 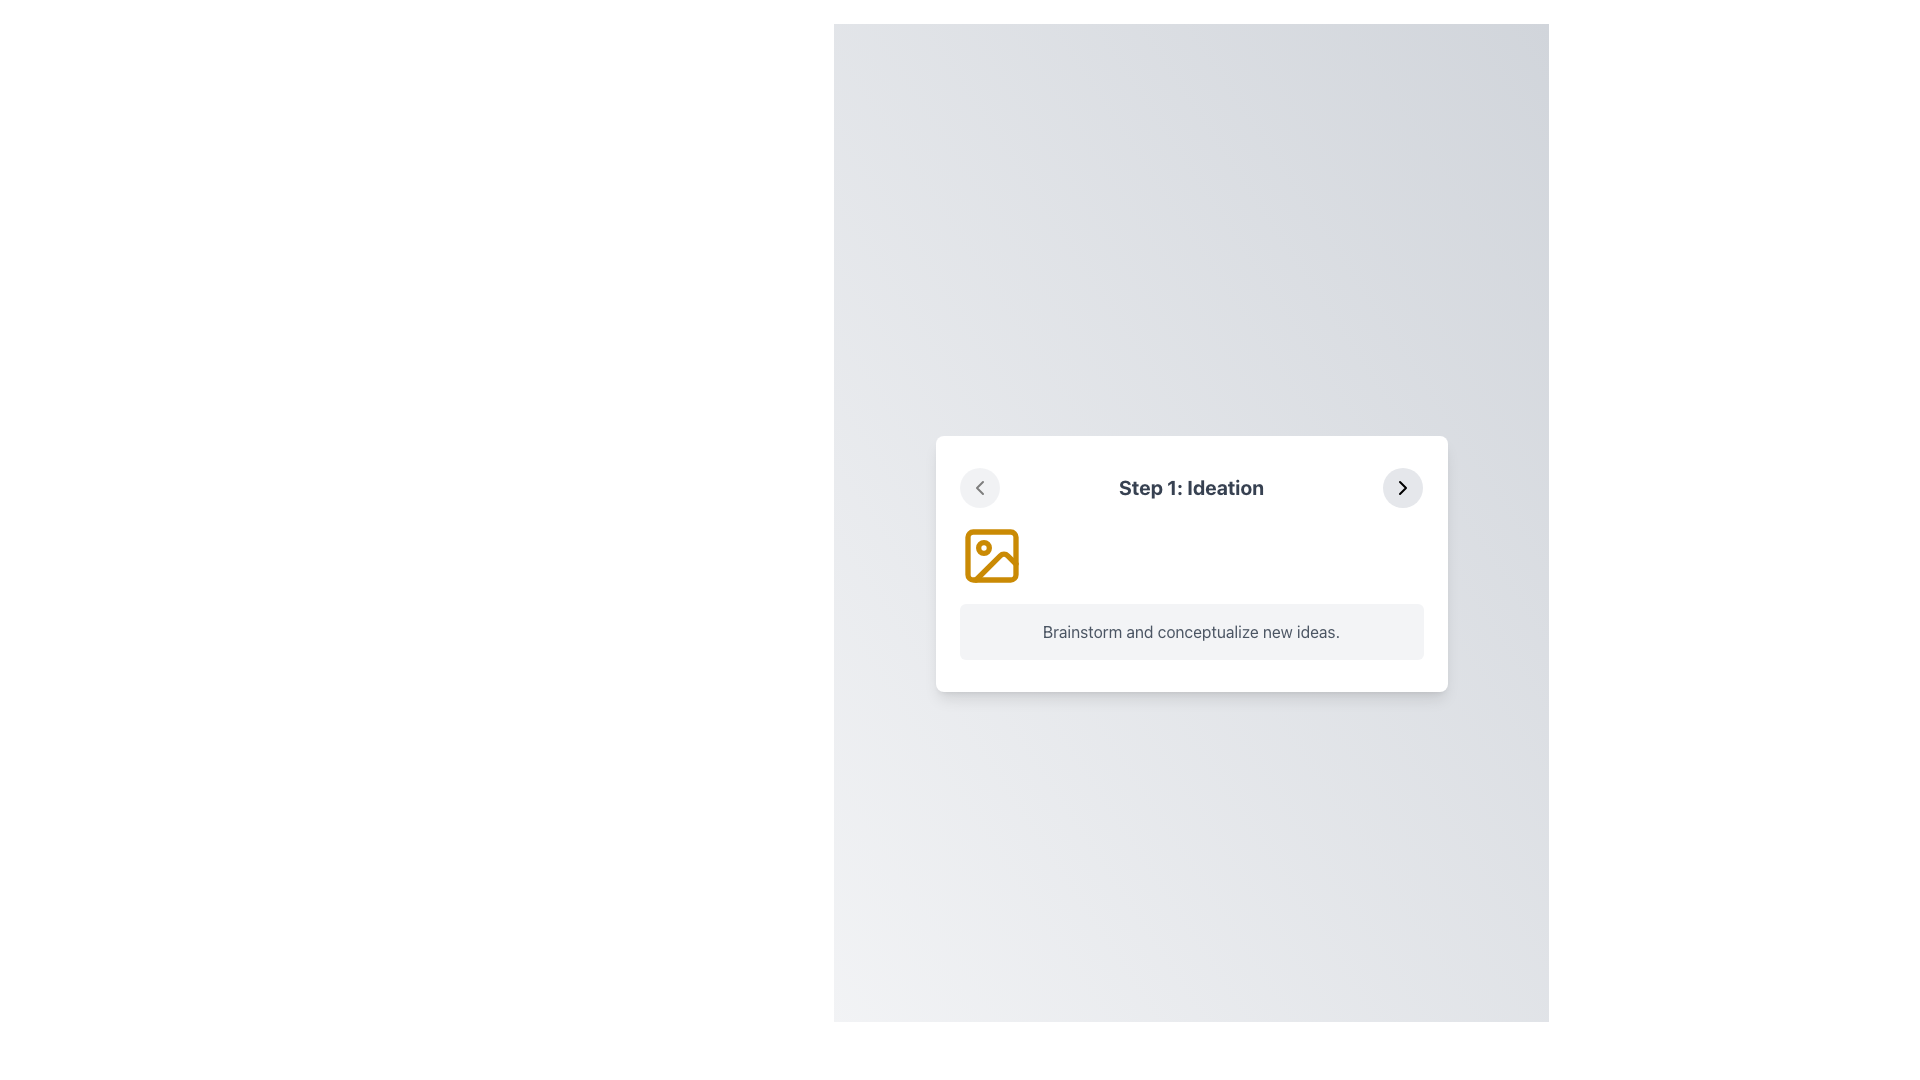 I want to click on the decorative graphical element, a white square with rounded corners and an orange outline, located at the center of the left icon representing an illustration or photograph, next to the 'Step 1: Ideation' title, so click(x=991, y=555).